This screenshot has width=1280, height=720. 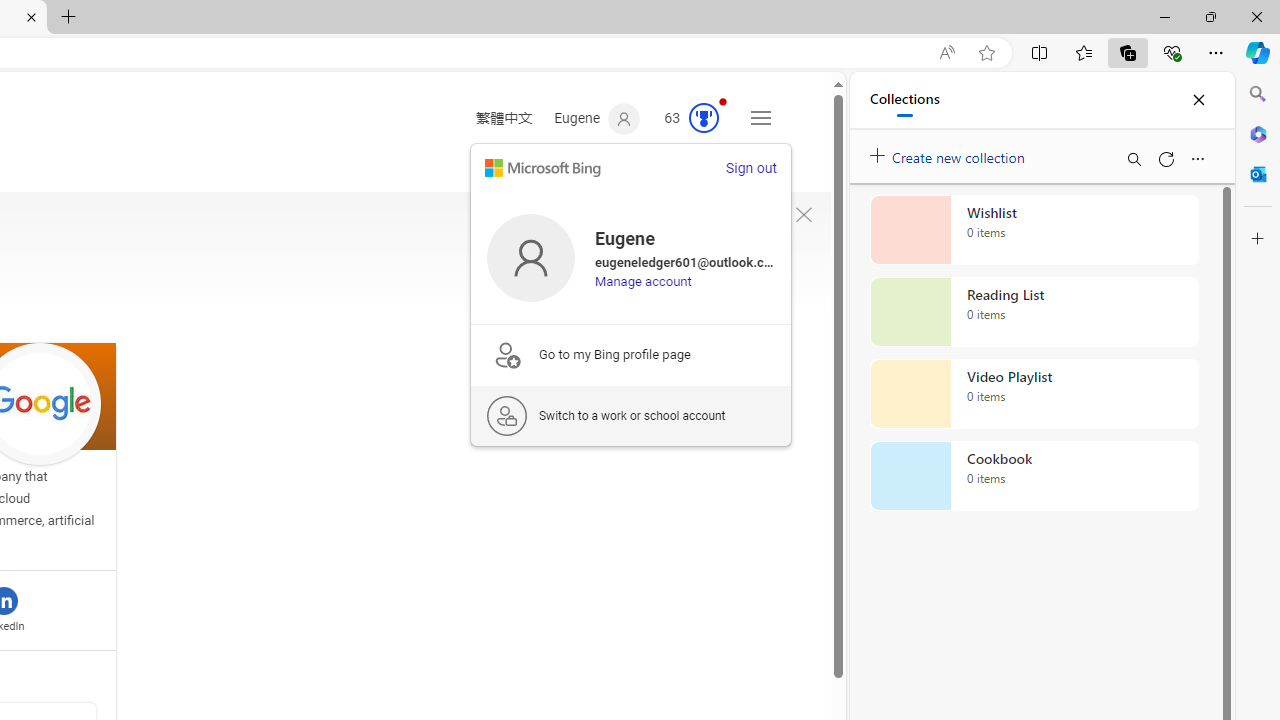 I want to click on 'AutomationID: serp_medal_svg', so click(x=704, y=118).